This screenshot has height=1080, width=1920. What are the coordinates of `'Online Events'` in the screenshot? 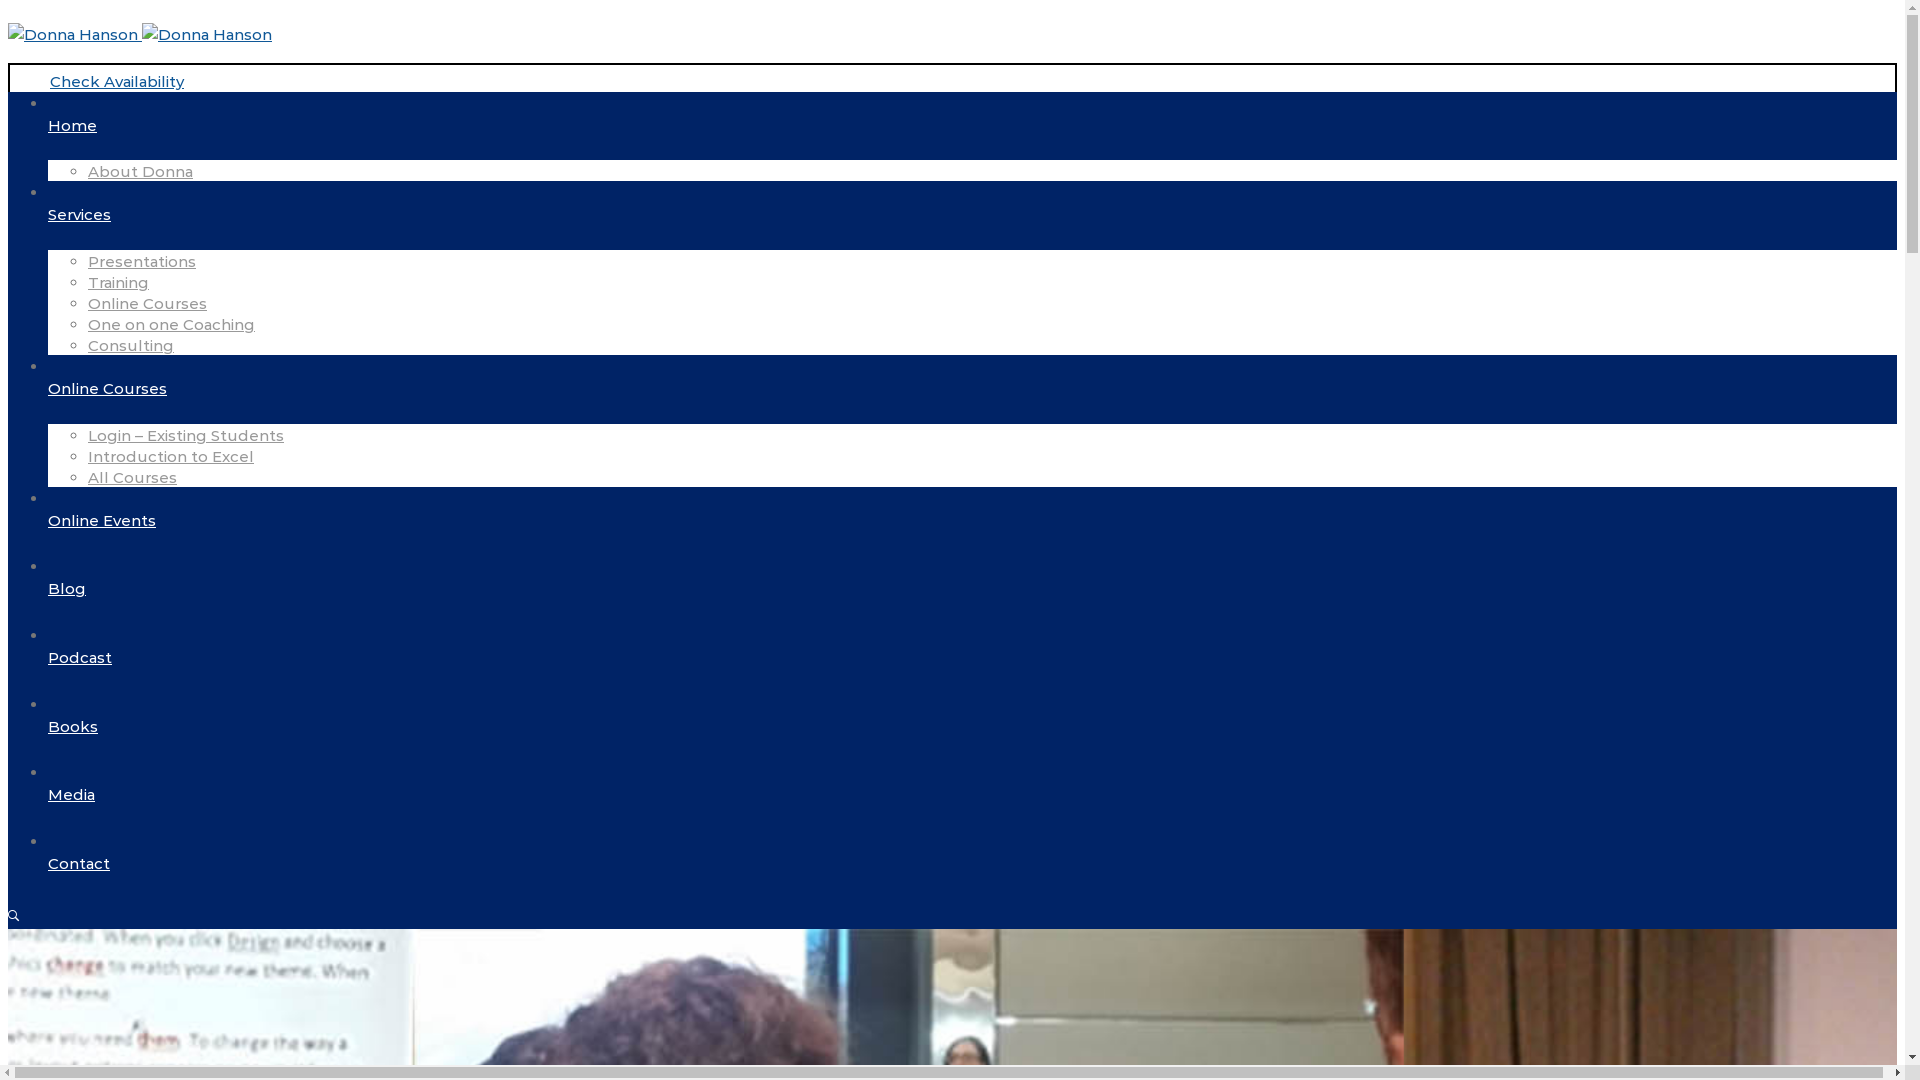 It's located at (972, 519).